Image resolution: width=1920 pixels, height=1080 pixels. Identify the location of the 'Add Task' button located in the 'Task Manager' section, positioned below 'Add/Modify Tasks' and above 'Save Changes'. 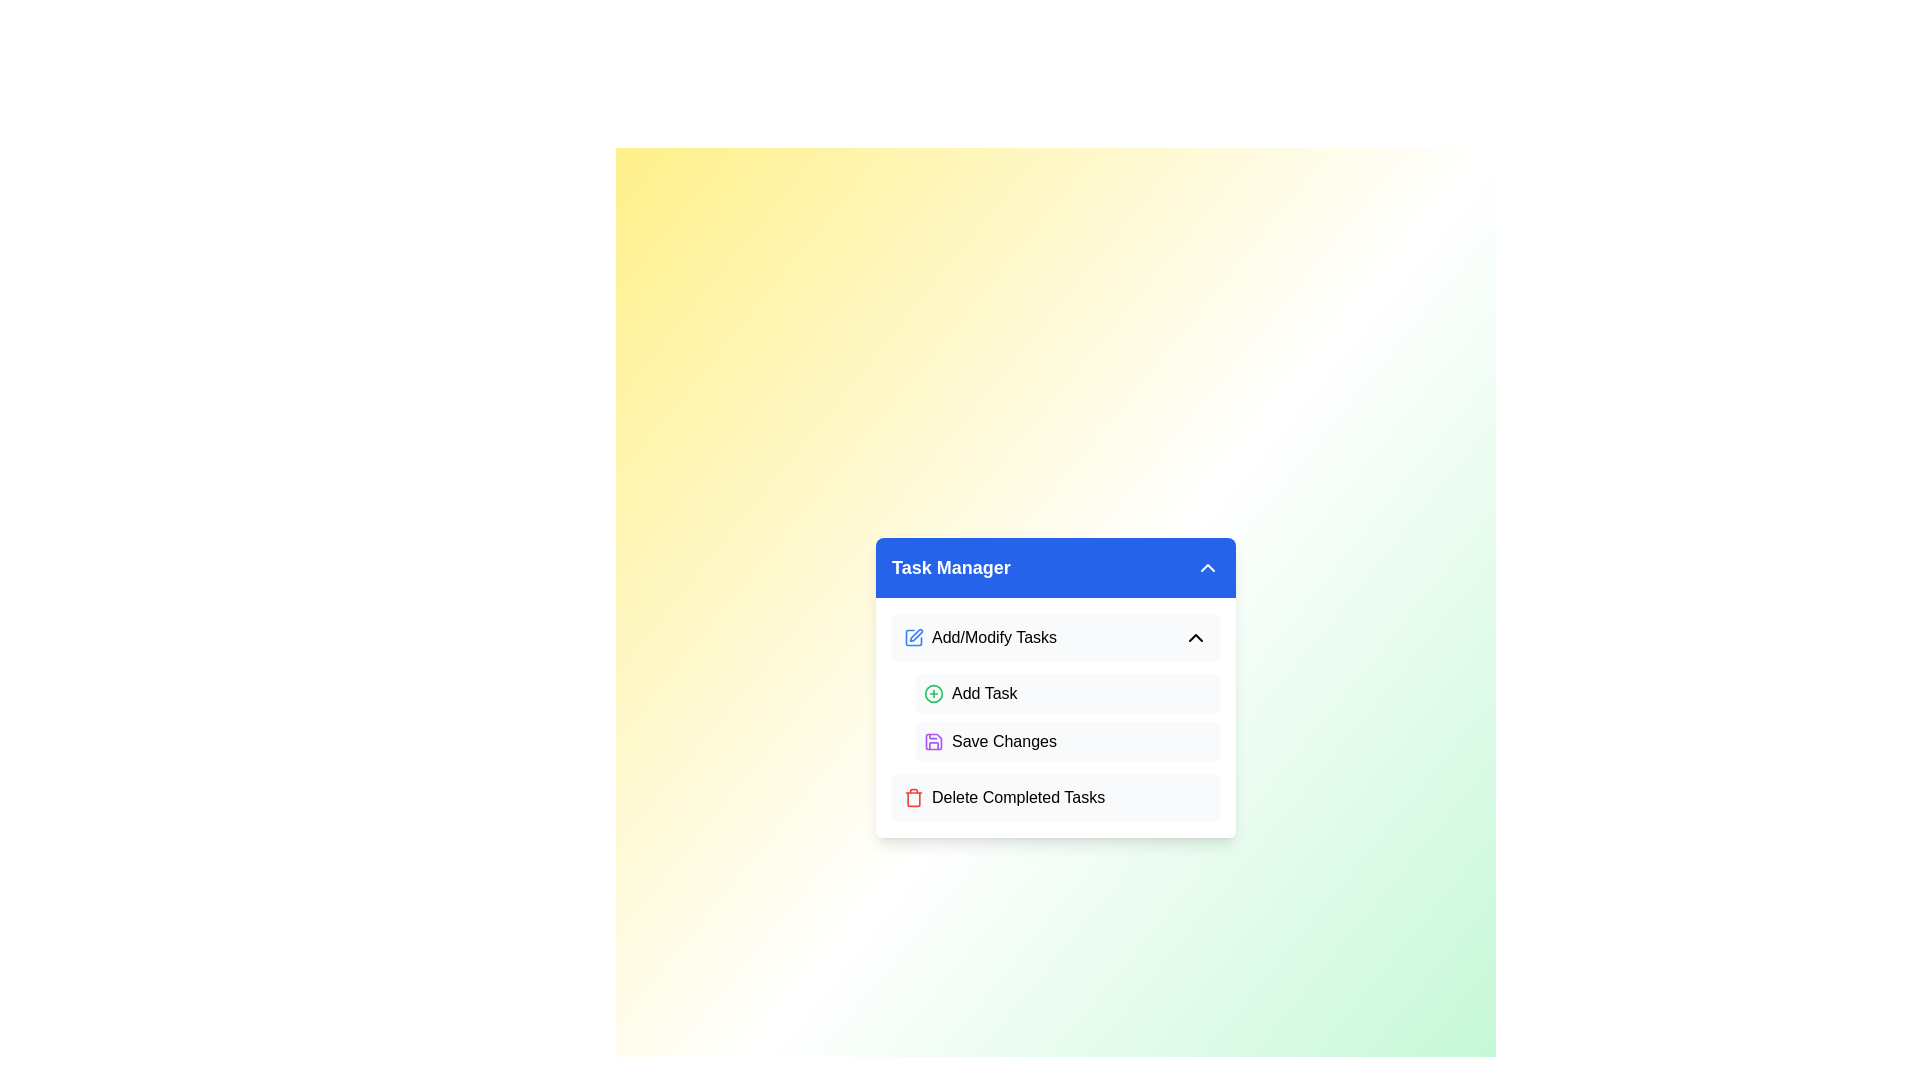
(1067, 693).